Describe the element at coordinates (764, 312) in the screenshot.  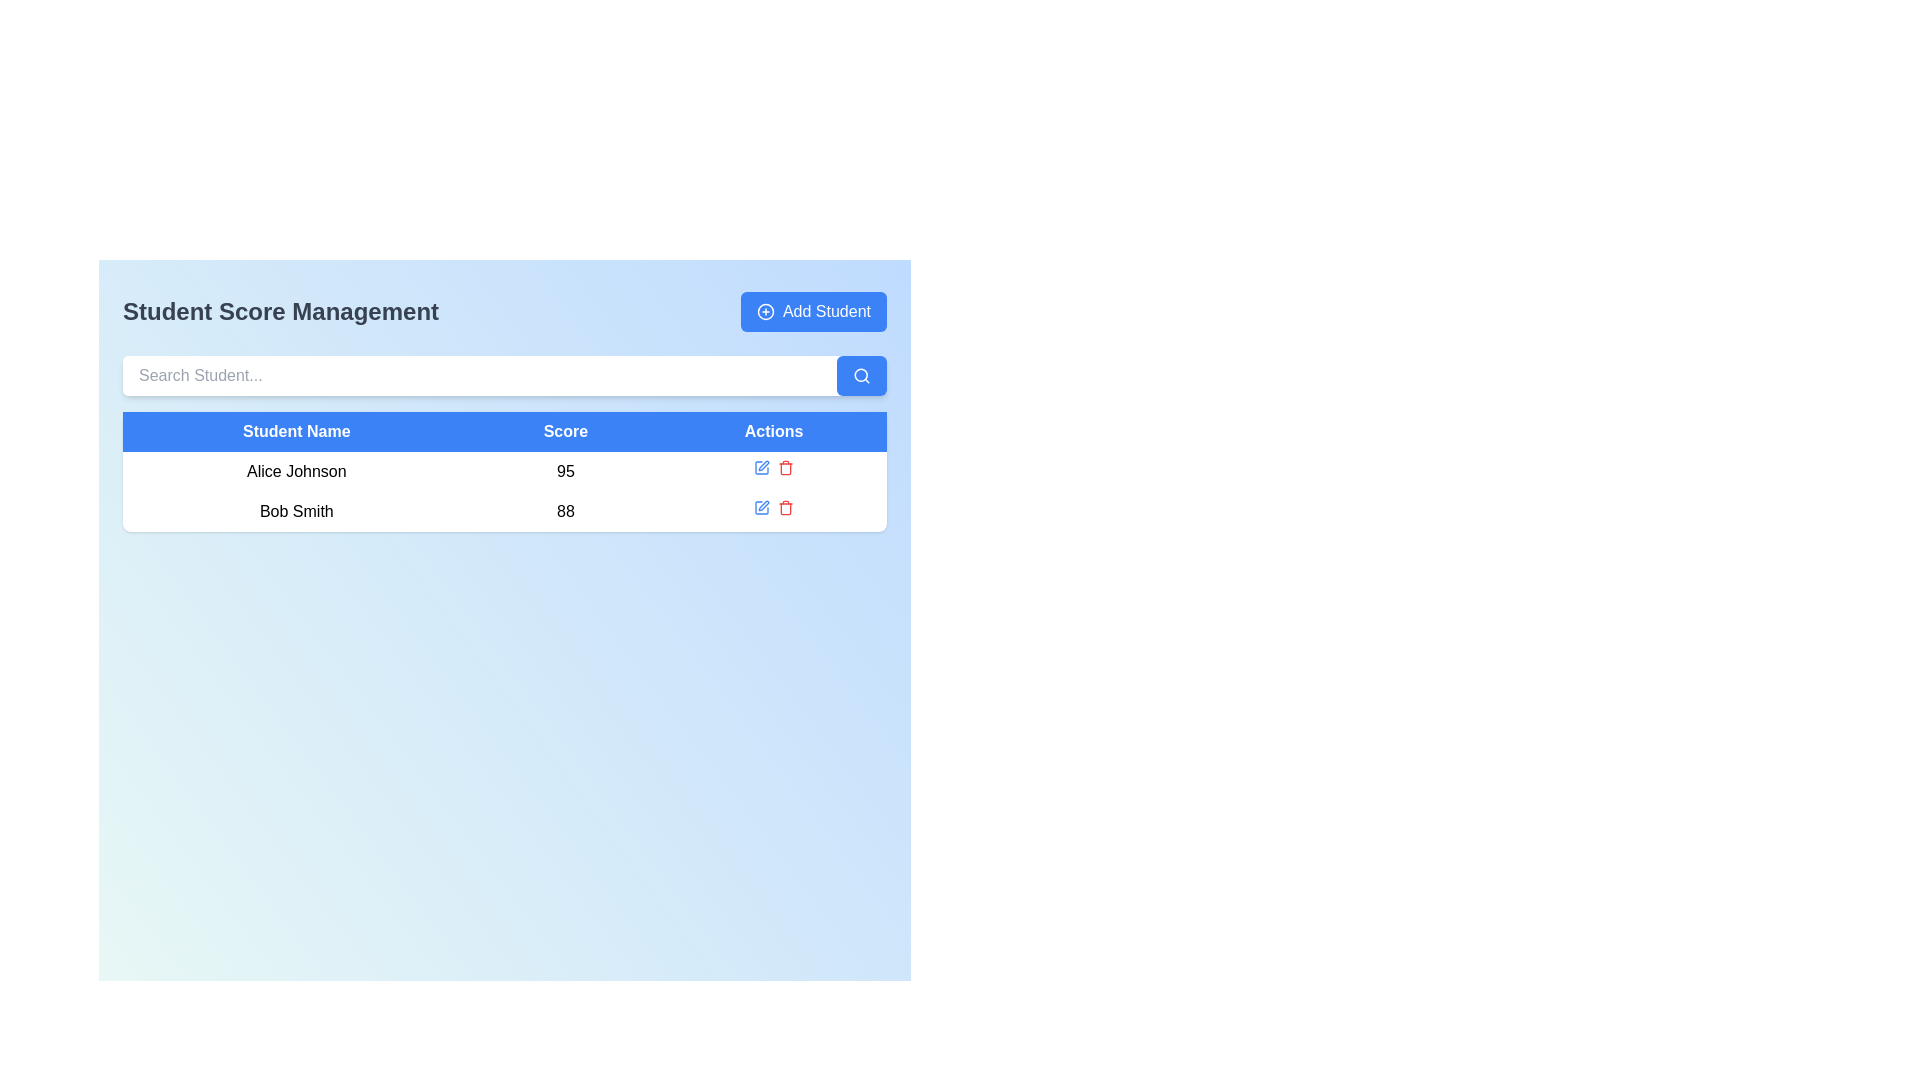
I see `the icon representing the action of adding or creating a new entry, located inside the 'Add Student' button at the top-right section of the interface` at that location.